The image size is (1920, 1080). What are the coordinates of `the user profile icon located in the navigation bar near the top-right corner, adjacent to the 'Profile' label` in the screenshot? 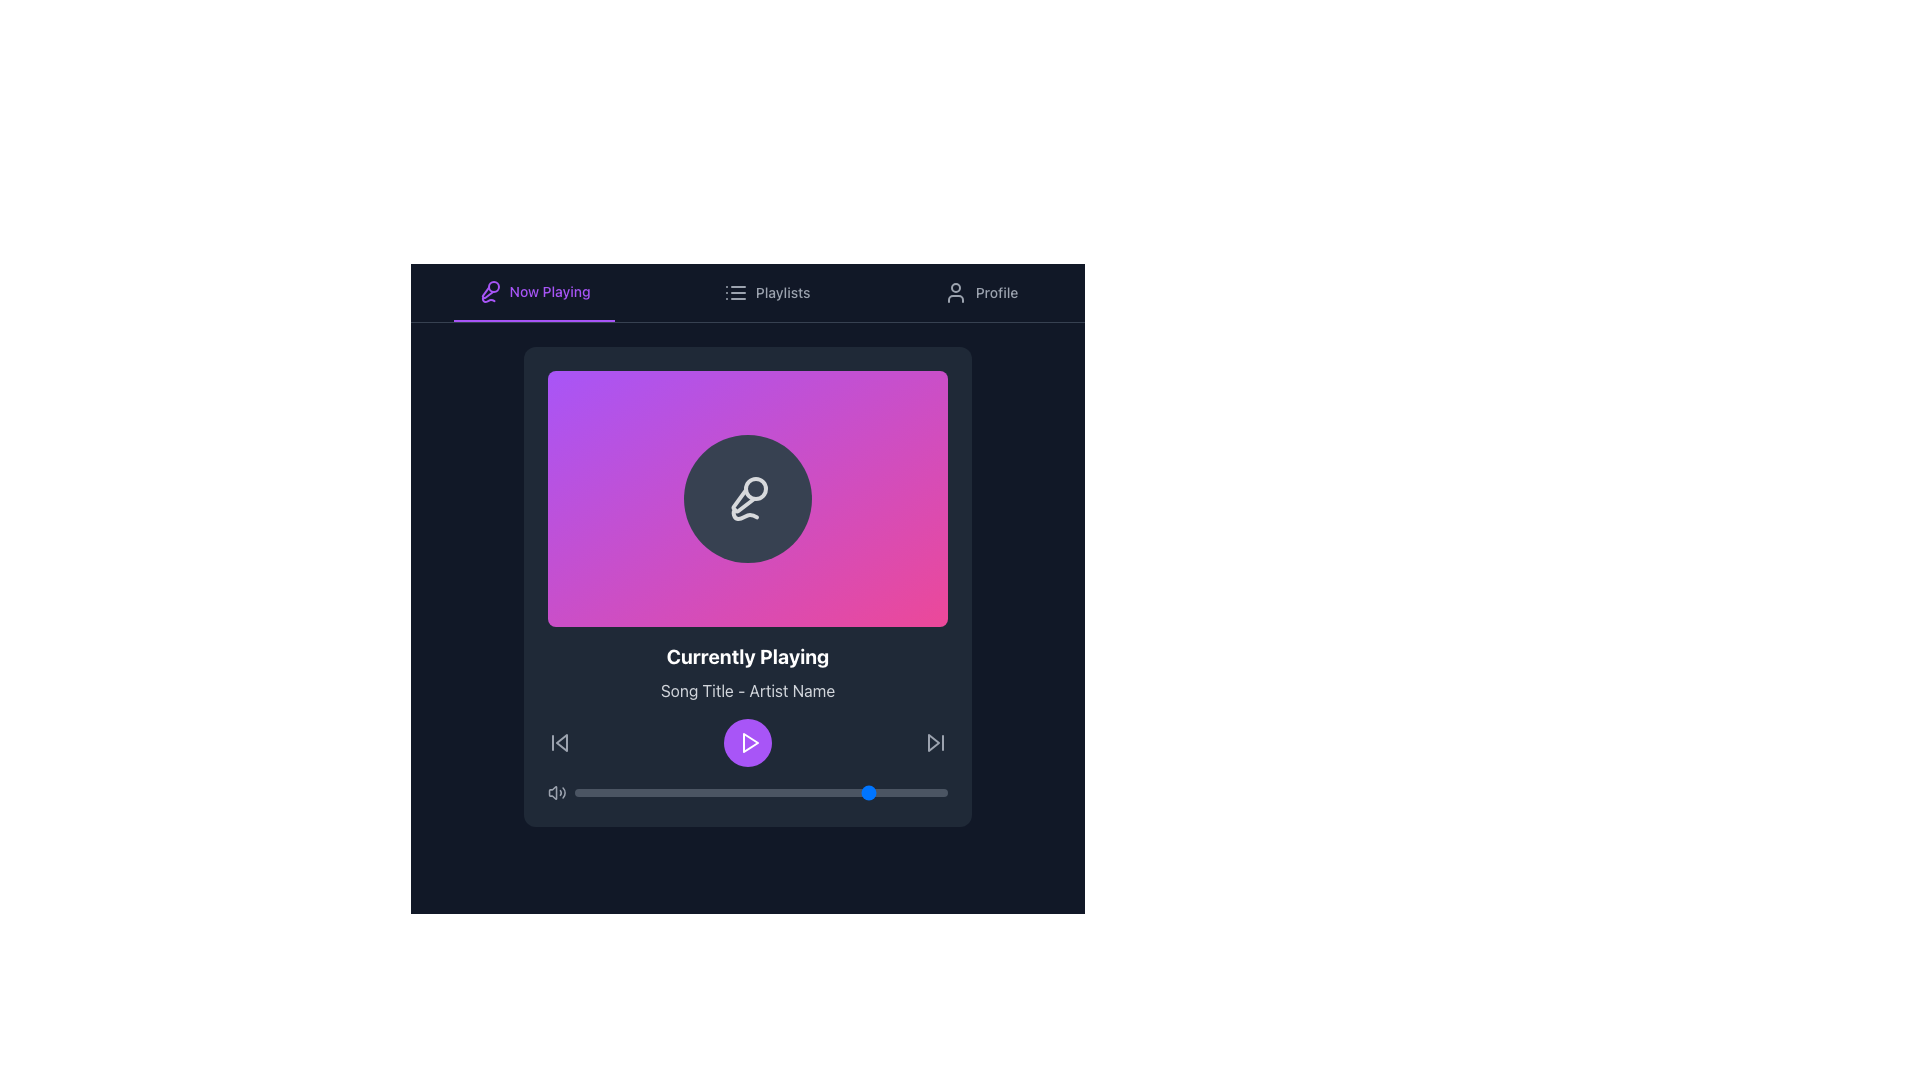 It's located at (954, 293).